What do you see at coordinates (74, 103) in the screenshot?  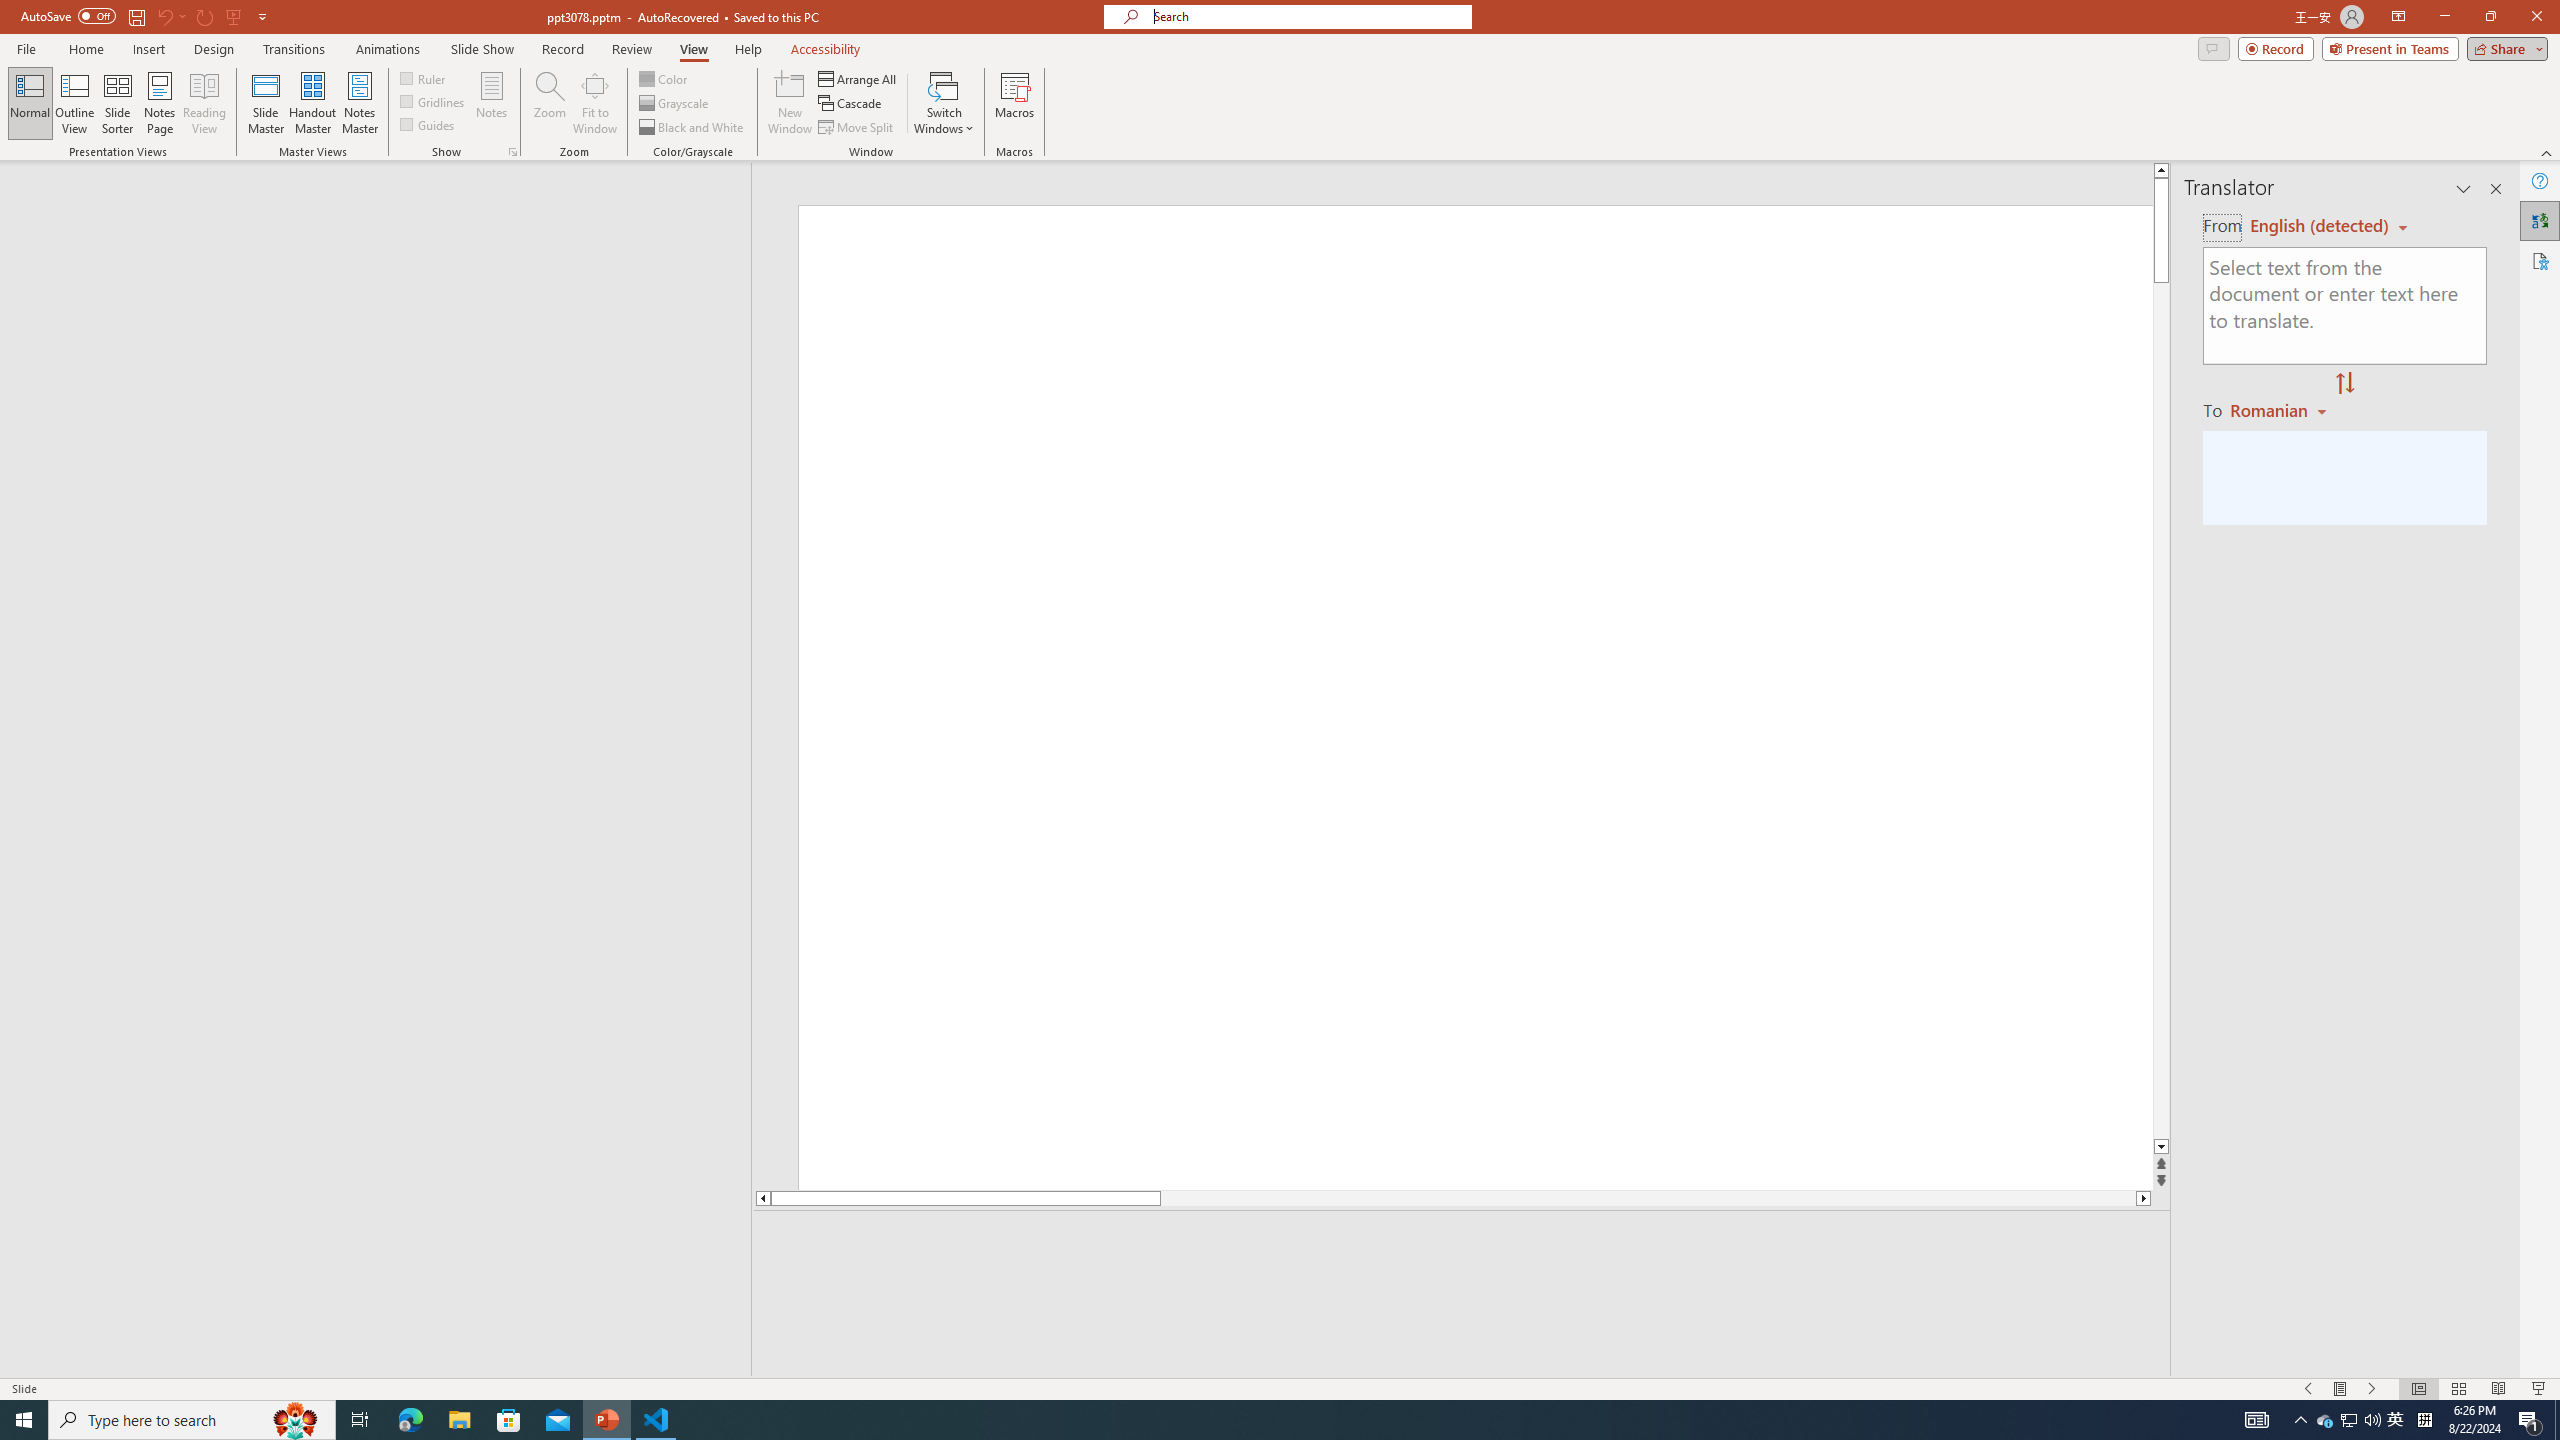 I see `'Outline View'` at bounding box center [74, 103].